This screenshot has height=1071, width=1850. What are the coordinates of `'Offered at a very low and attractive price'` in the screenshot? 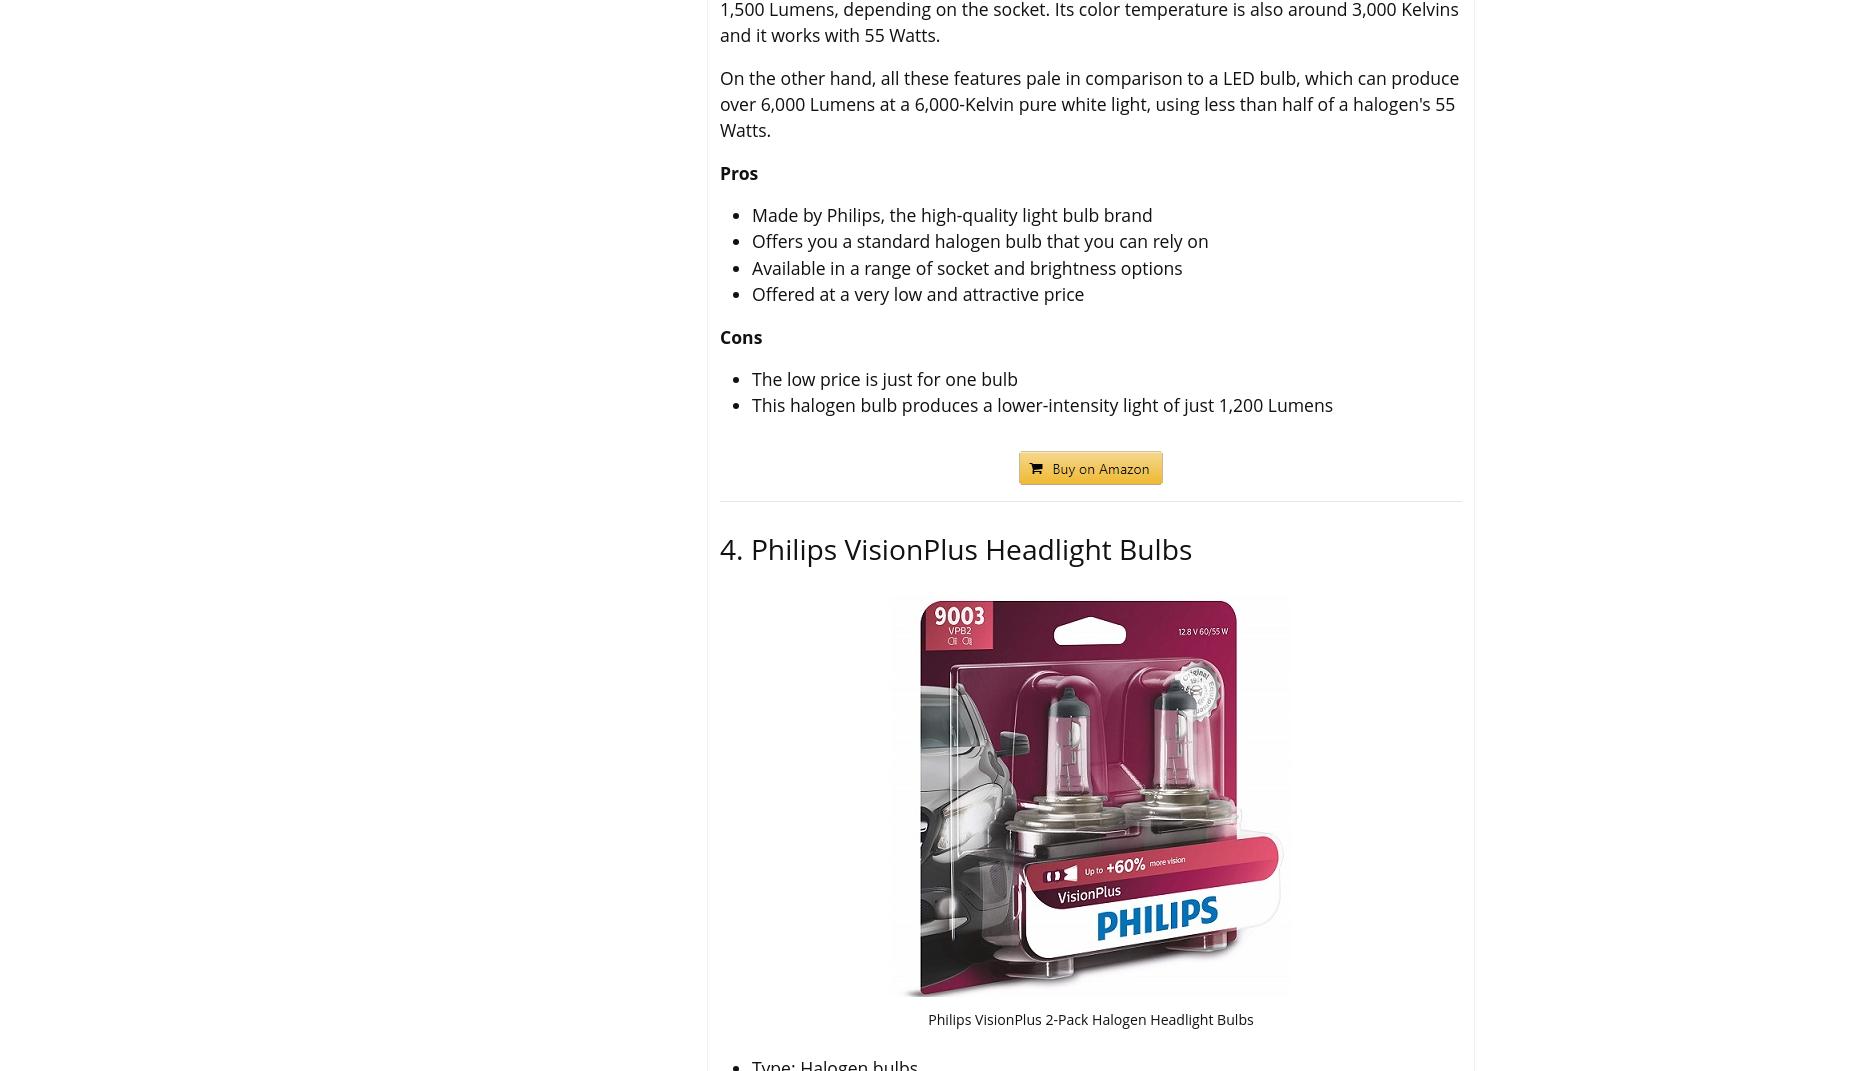 It's located at (752, 293).